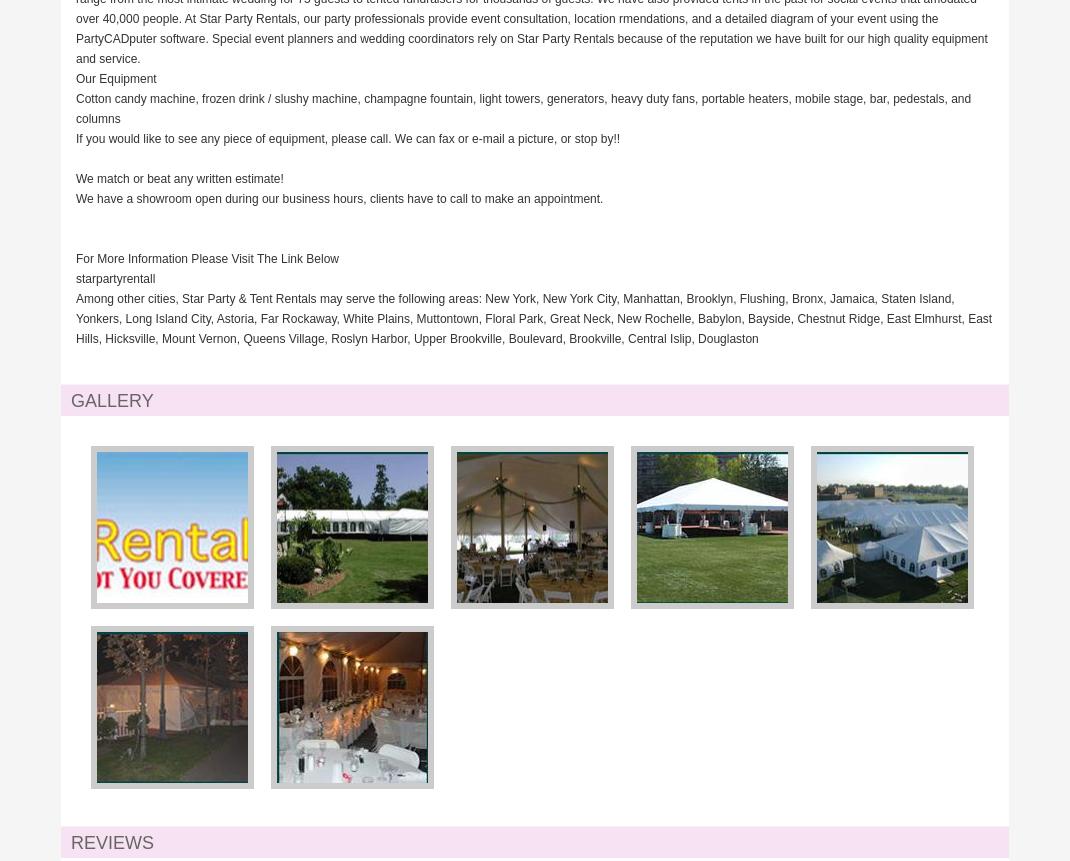 Image resolution: width=1070 pixels, height=861 pixels. I want to click on 'Gallery', so click(112, 400).